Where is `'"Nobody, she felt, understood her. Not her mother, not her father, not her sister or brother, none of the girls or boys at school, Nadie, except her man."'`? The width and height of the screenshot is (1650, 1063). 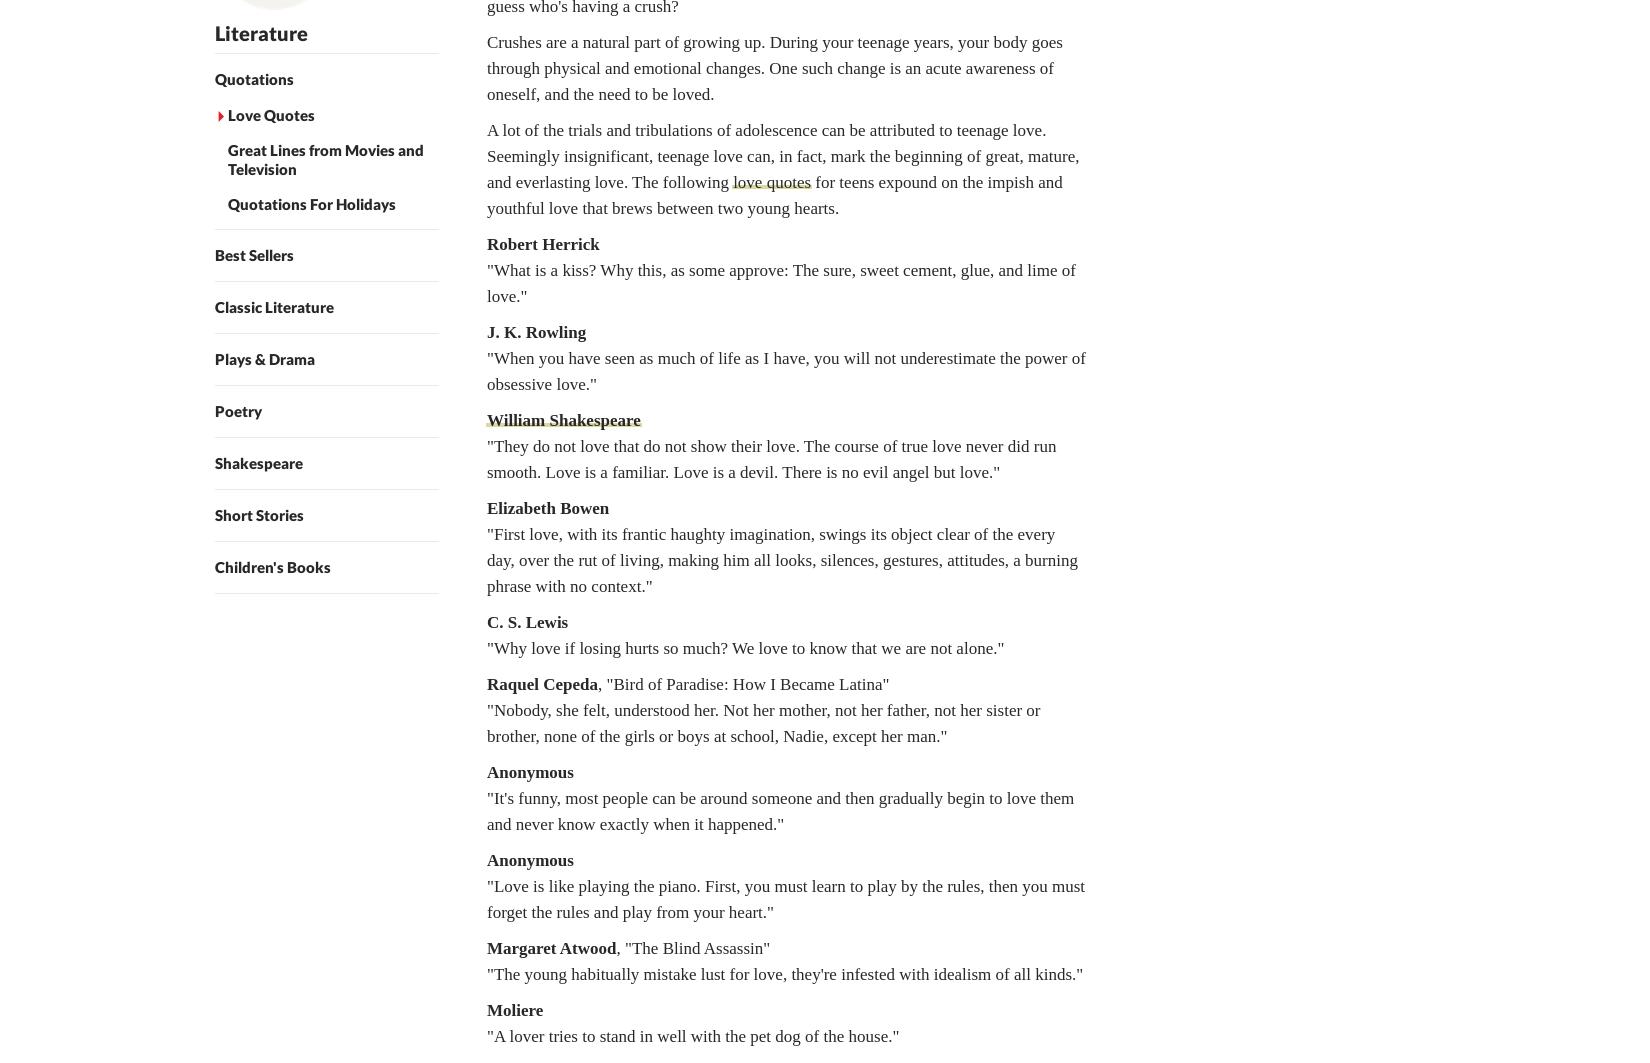 '"Nobody, she felt, understood her. Not her mother, not her father, not her sister or brother, none of the girls or boys at school, Nadie, except her man."' is located at coordinates (762, 722).